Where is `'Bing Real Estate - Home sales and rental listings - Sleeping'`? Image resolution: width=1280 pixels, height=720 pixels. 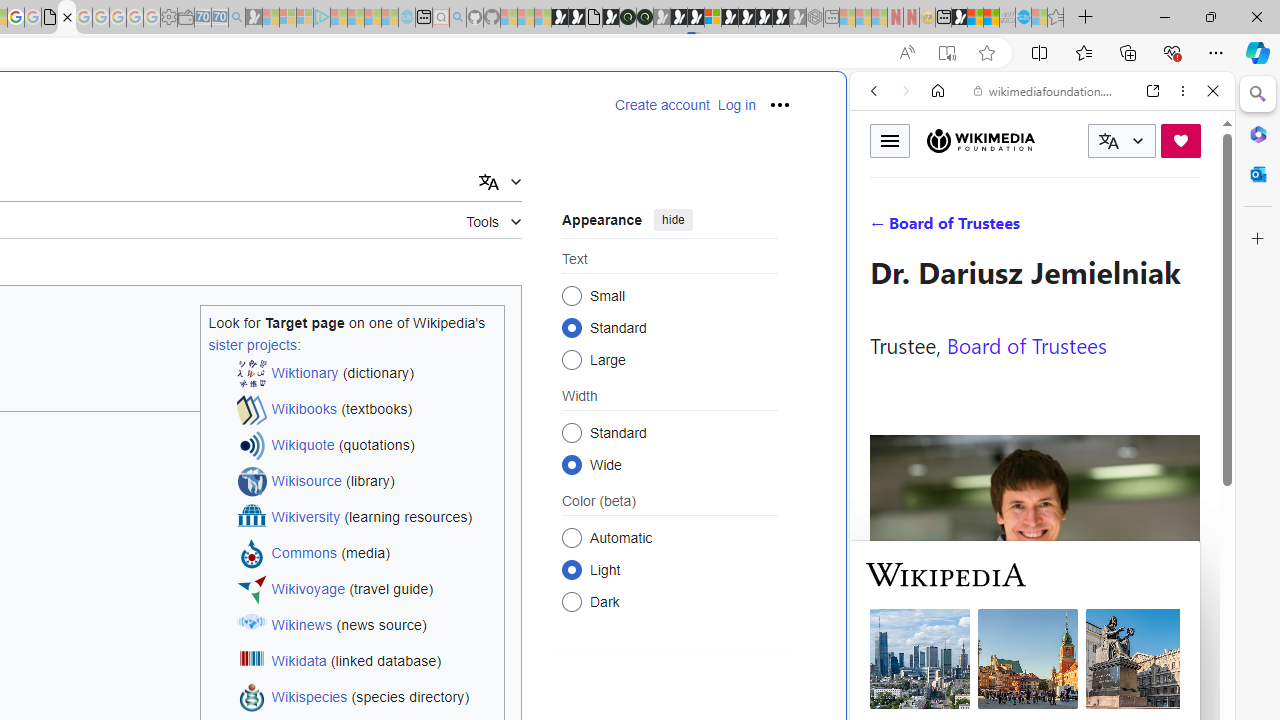
'Bing Real Estate - Home sales and rental listings - Sleeping' is located at coordinates (236, 17).